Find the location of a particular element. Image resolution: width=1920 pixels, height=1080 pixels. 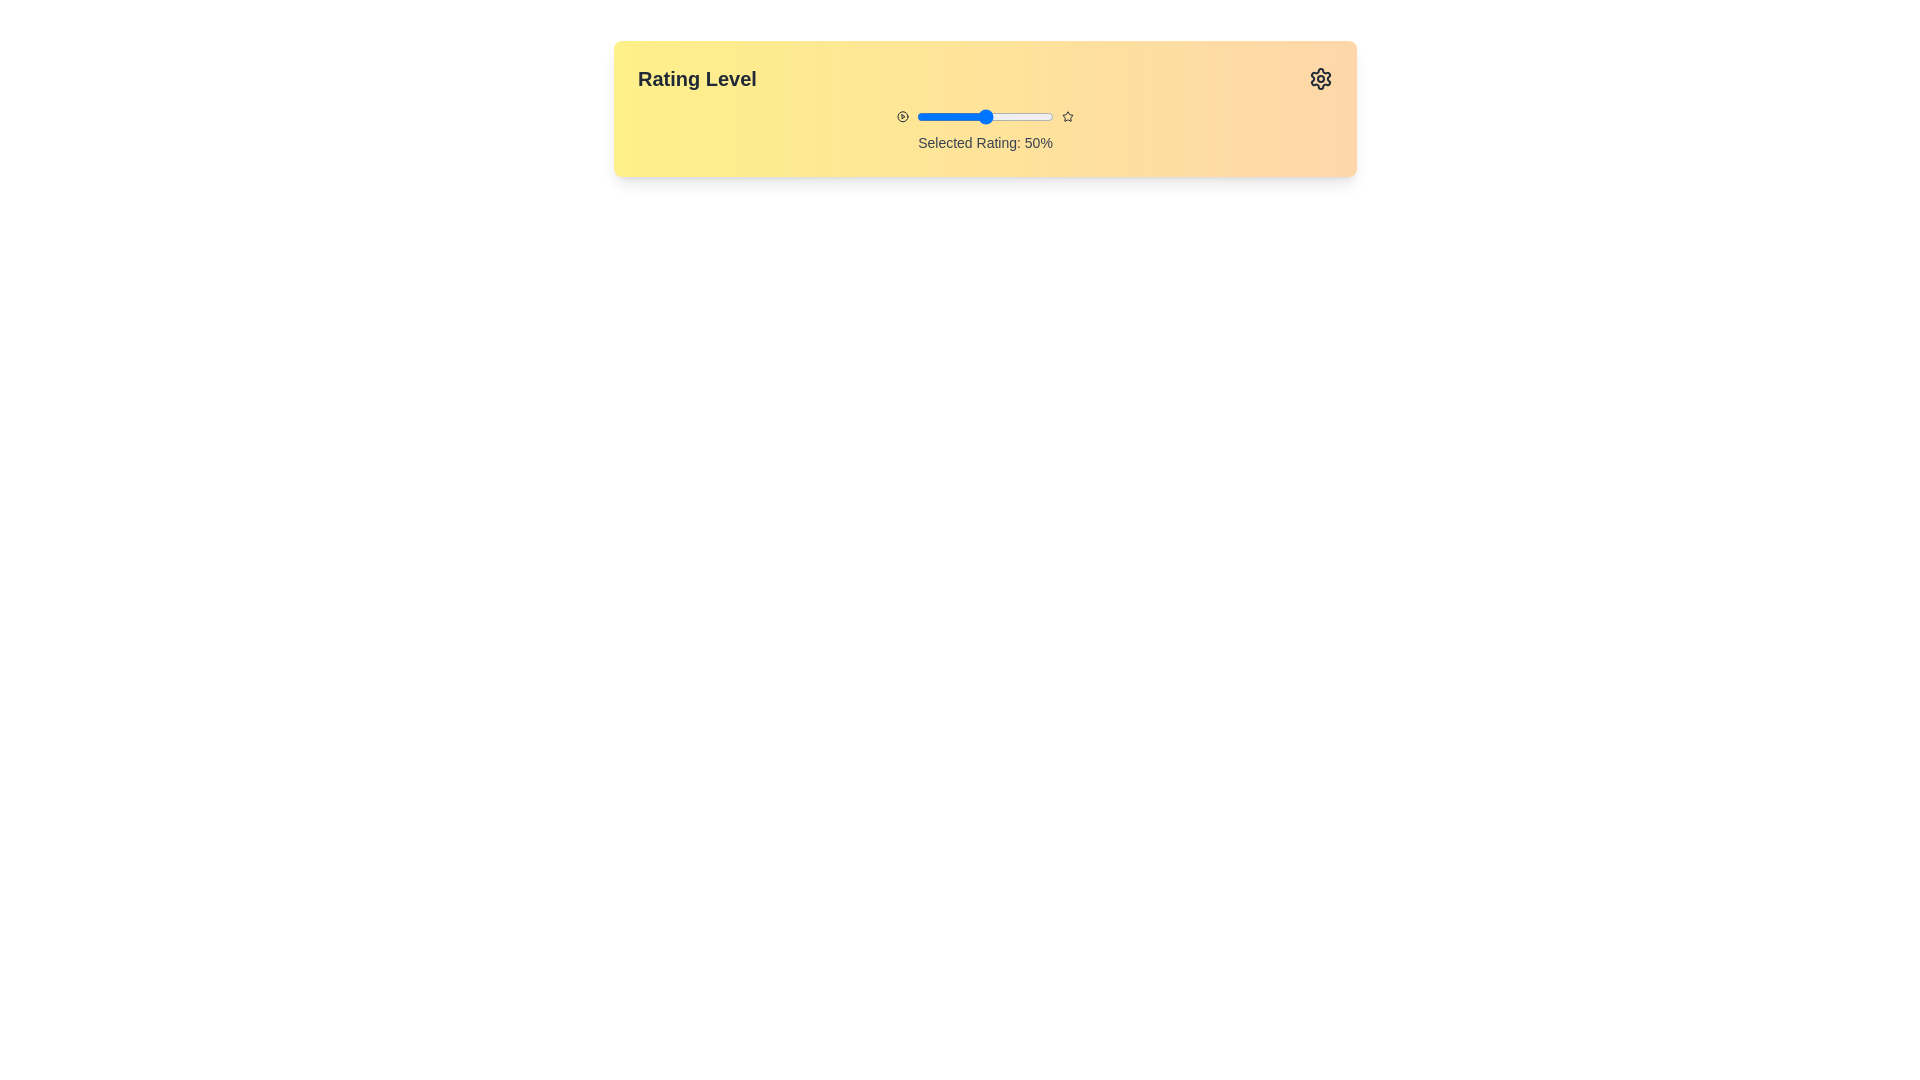

text displayed in the Static Text Label showing 'Selected Rating: 50%' which is located below the slider component in the 'Rating Level' section is located at coordinates (985, 141).